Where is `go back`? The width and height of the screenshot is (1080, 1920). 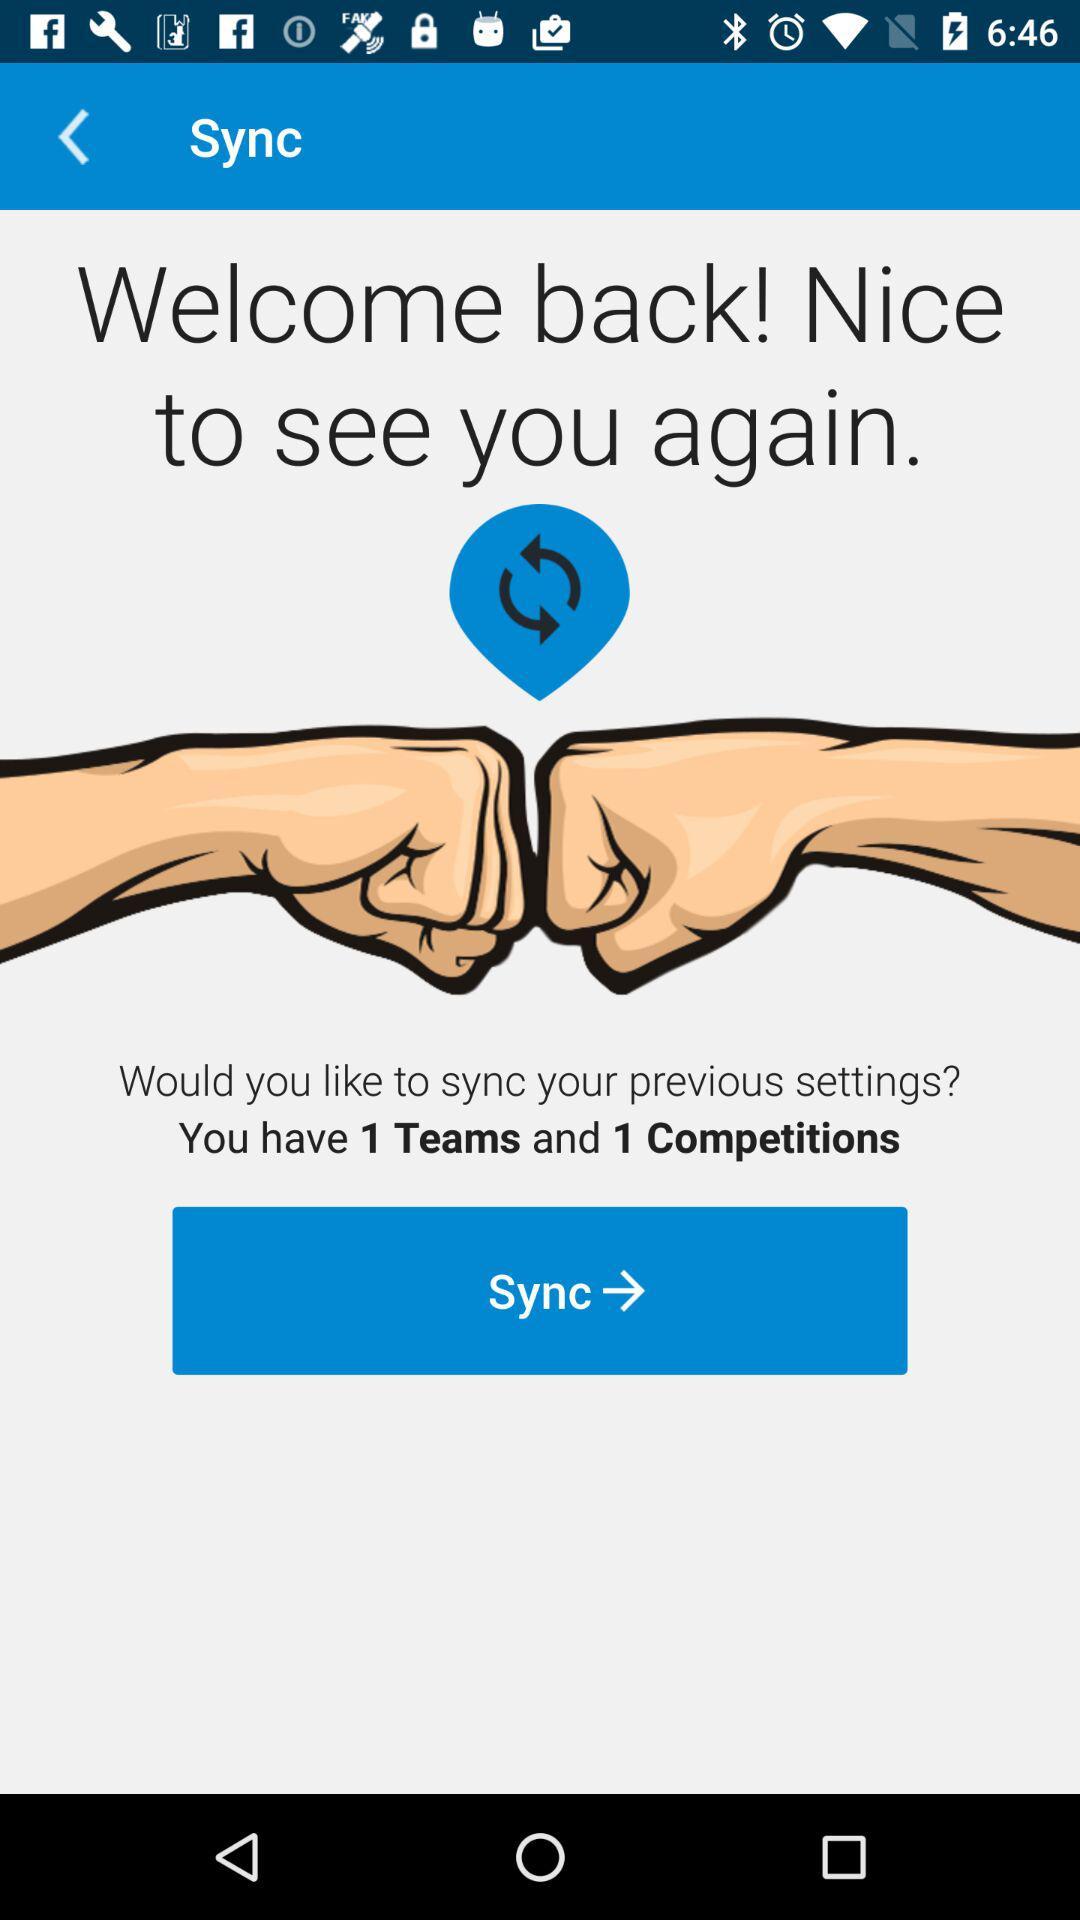 go back is located at coordinates (72, 135).